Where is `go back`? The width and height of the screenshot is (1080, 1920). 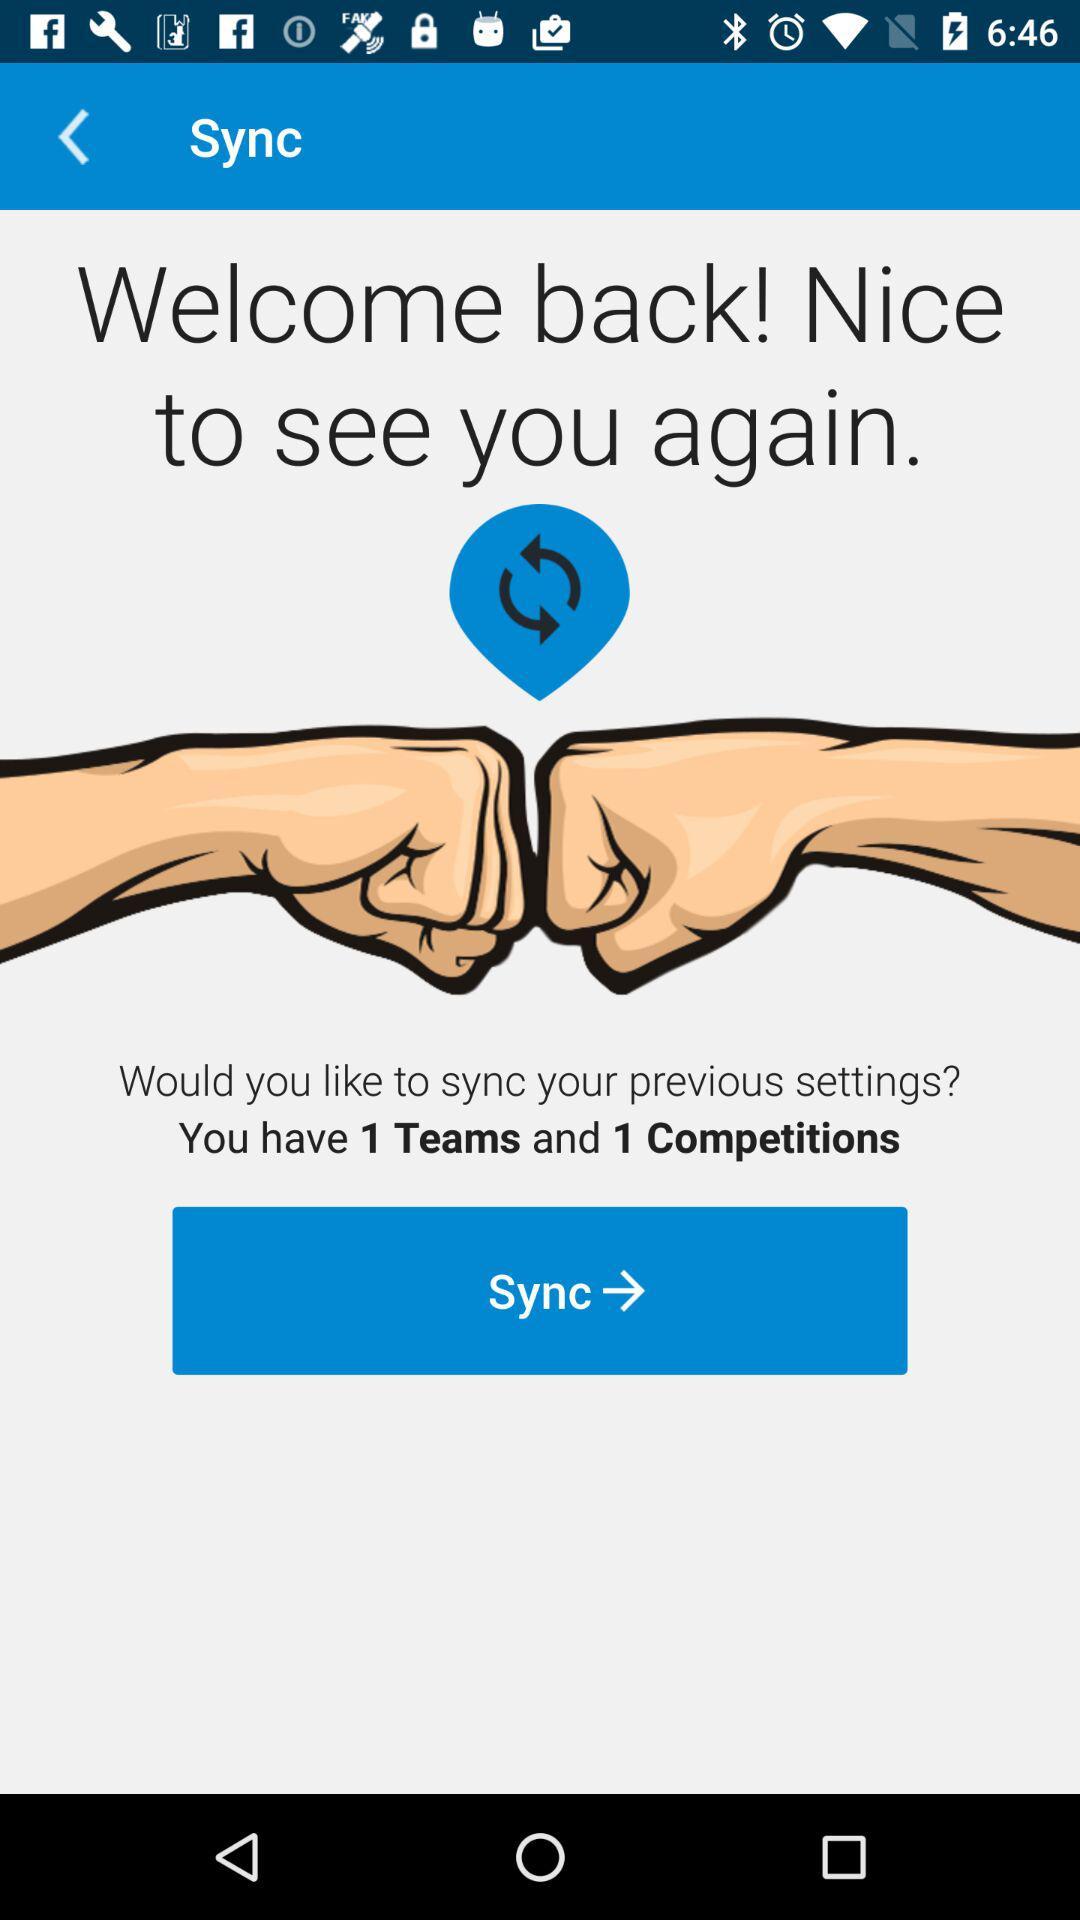 go back is located at coordinates (72, 135).